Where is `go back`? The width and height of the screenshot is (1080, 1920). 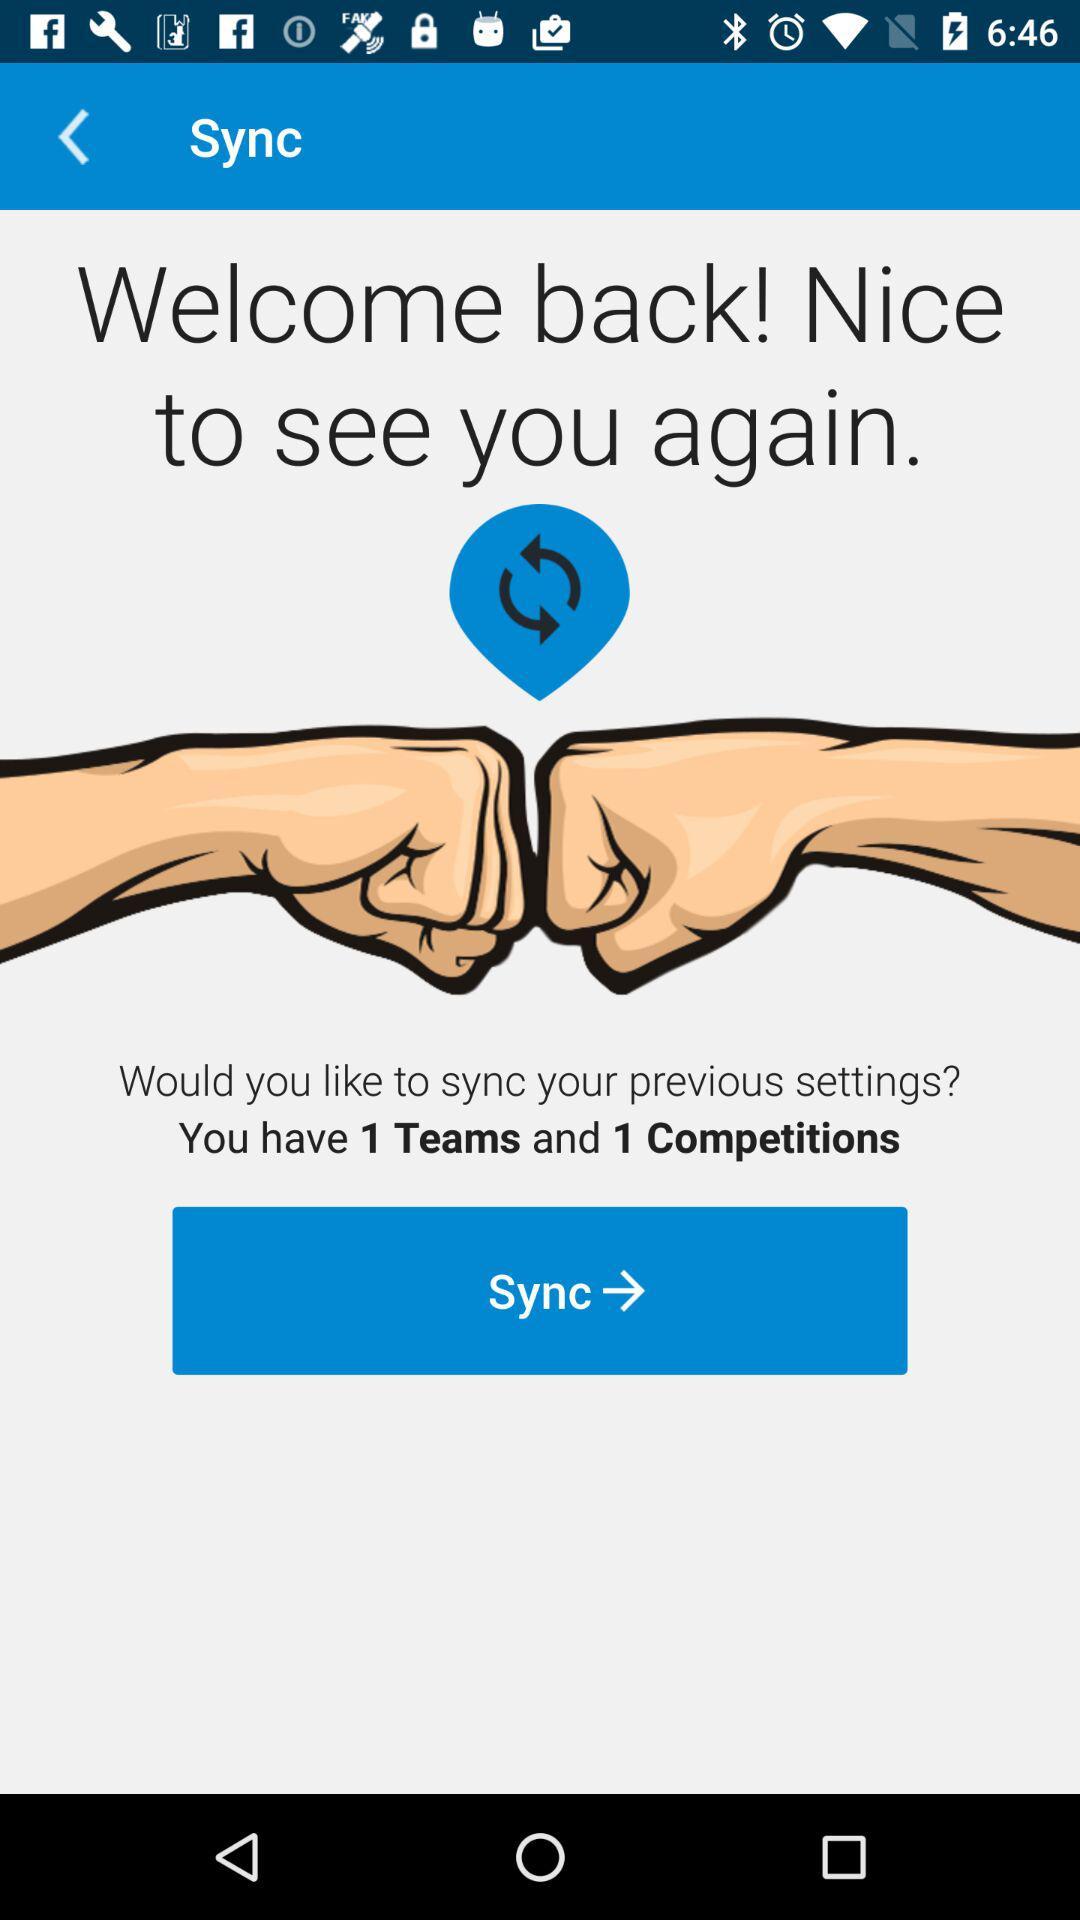 go back is located at coordinates (72, 135).